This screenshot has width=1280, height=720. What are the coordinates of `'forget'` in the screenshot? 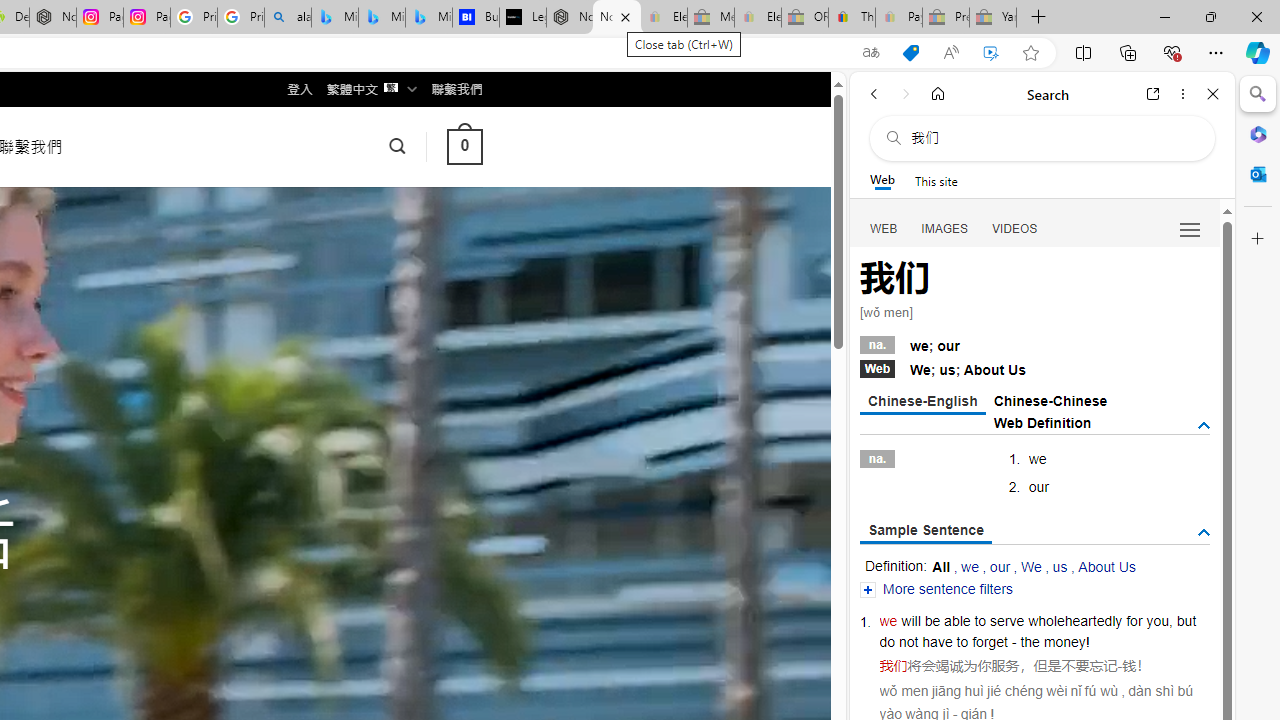 It's located at (990, 642).